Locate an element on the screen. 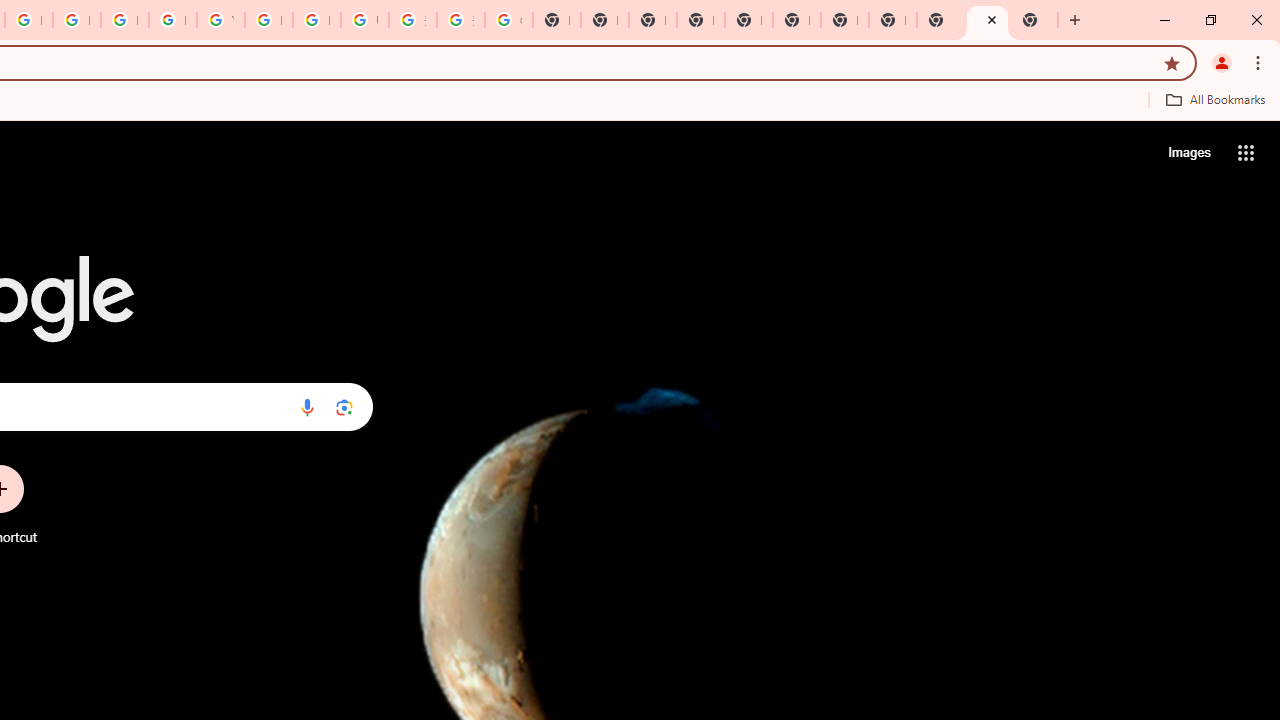  'Google Images' is located at coordinates (508, 20).